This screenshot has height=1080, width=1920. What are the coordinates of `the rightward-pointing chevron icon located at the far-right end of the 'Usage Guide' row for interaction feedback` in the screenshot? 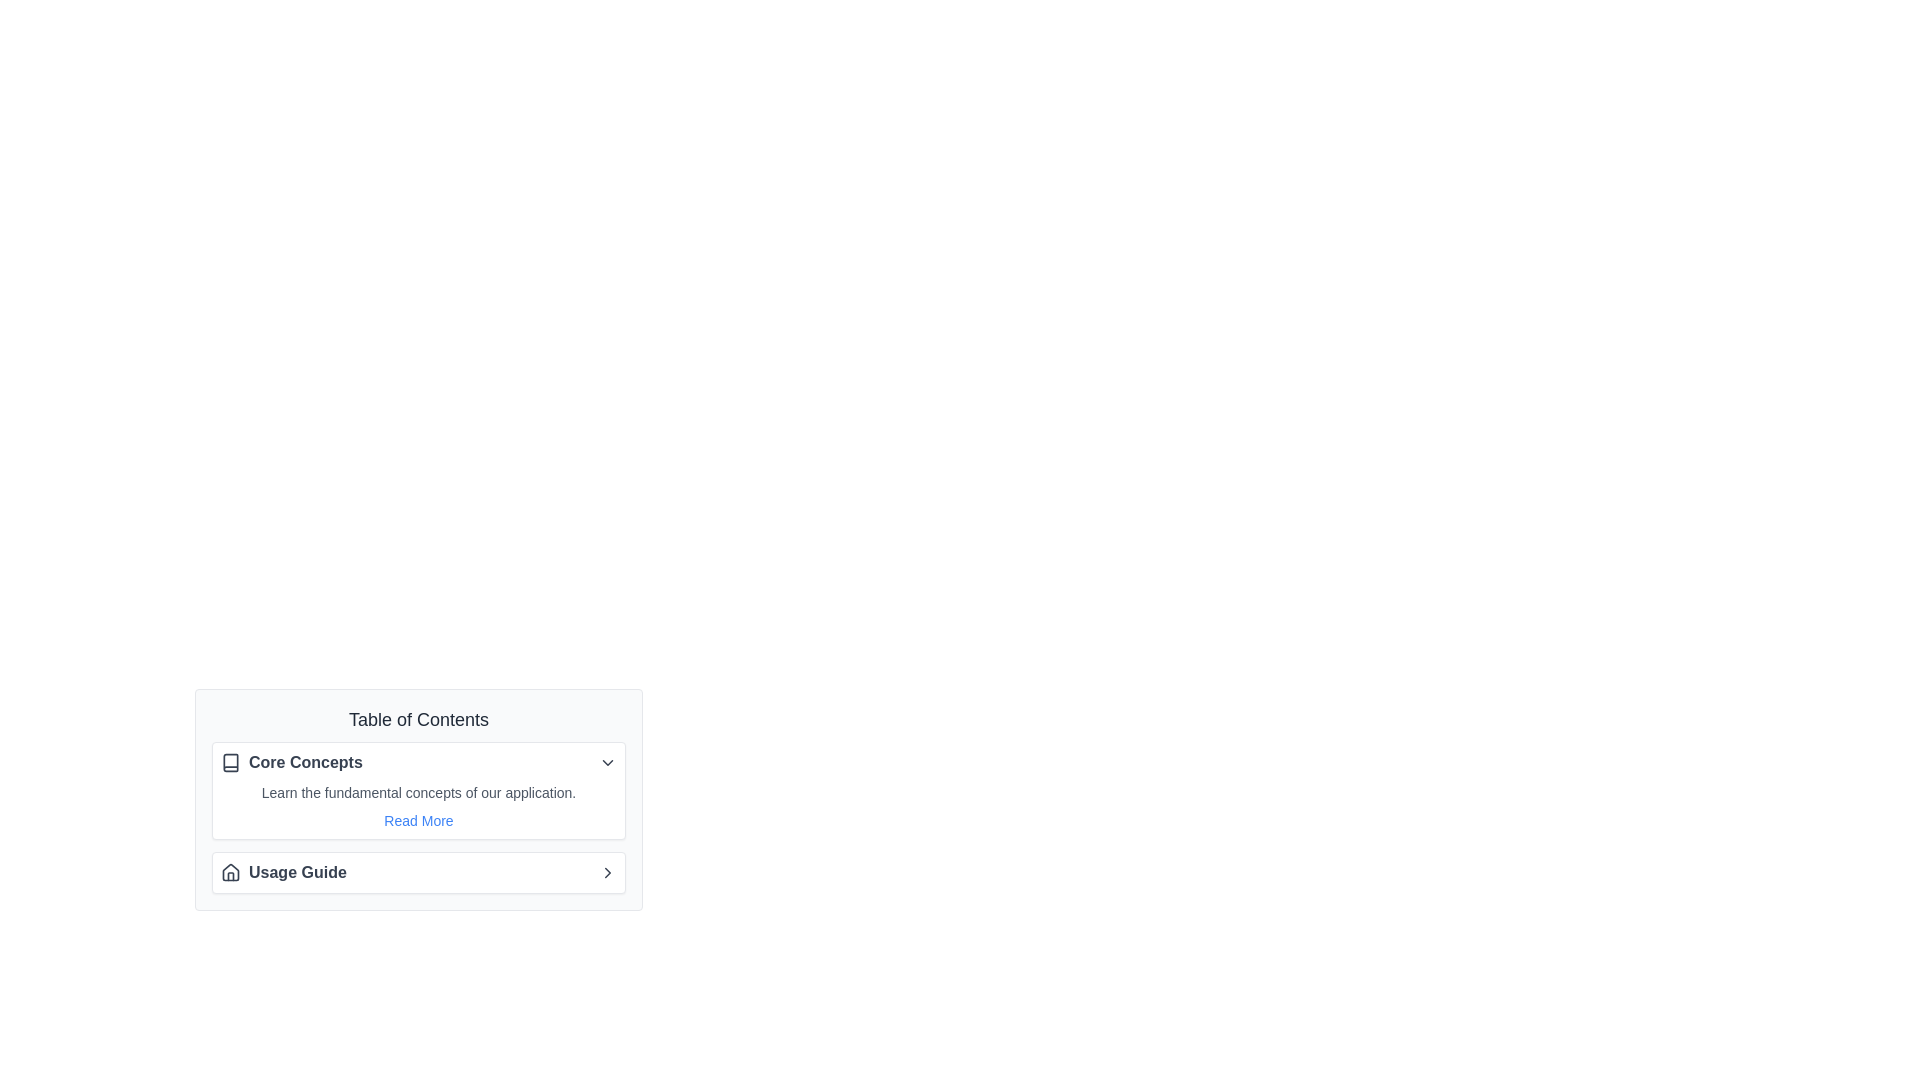 It's located at (607, 871).